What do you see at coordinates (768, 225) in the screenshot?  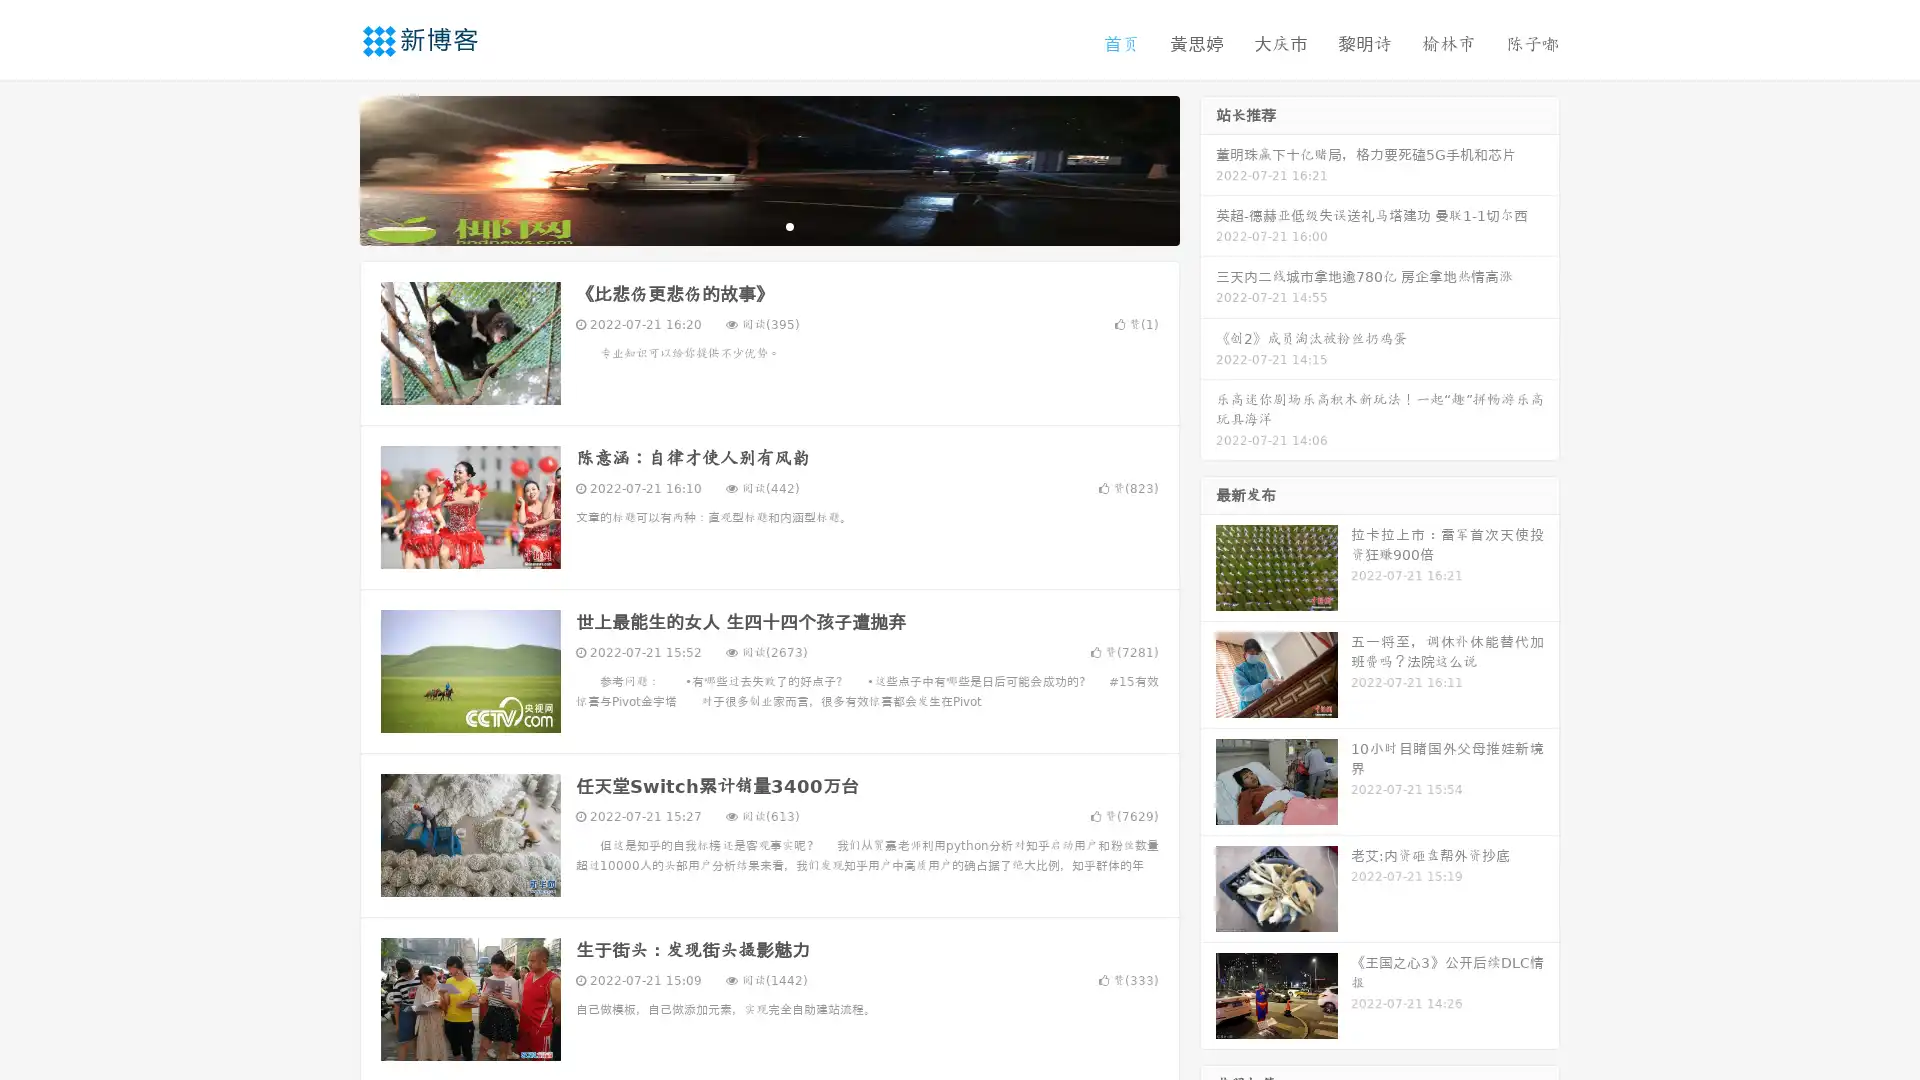 I see `Go to slide 2` at bounding box center [768, 225].